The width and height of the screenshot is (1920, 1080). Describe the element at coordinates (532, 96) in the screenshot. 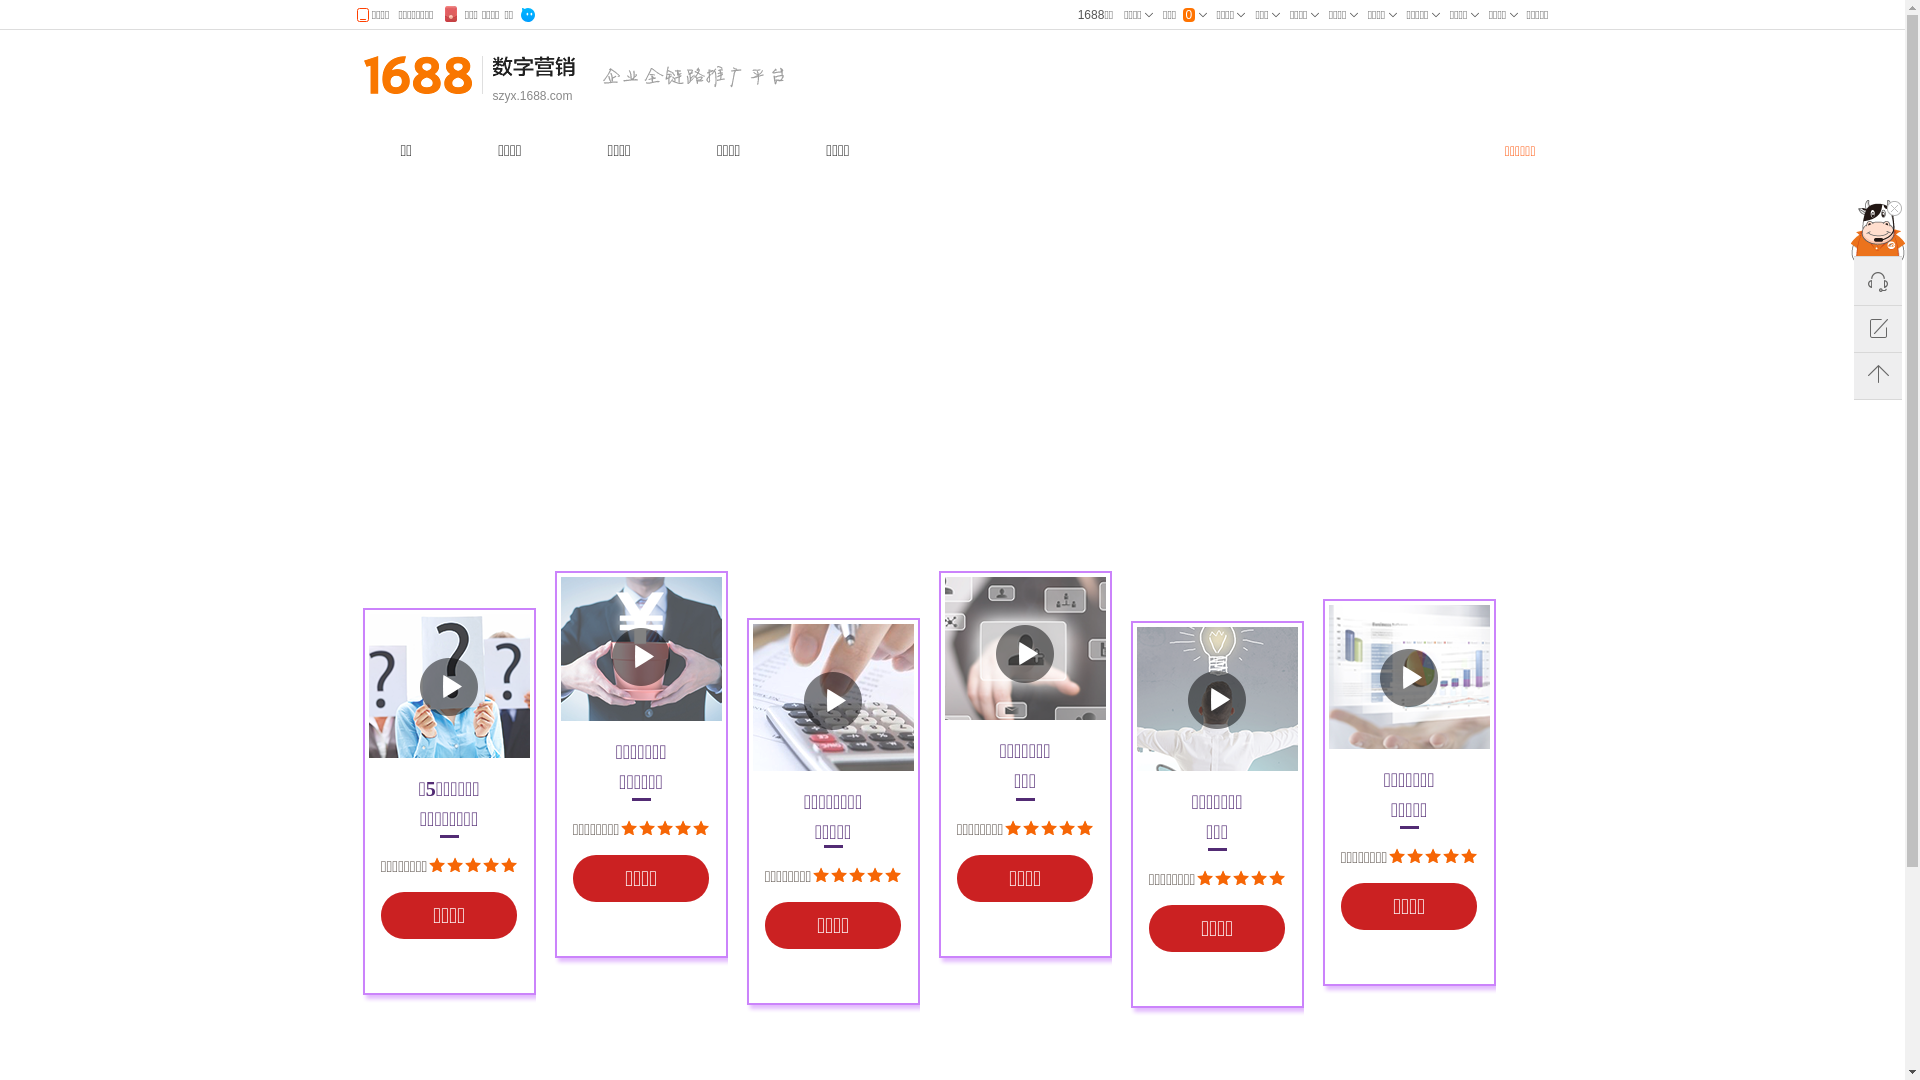

I see `'szyx.1688.com'` at that location.